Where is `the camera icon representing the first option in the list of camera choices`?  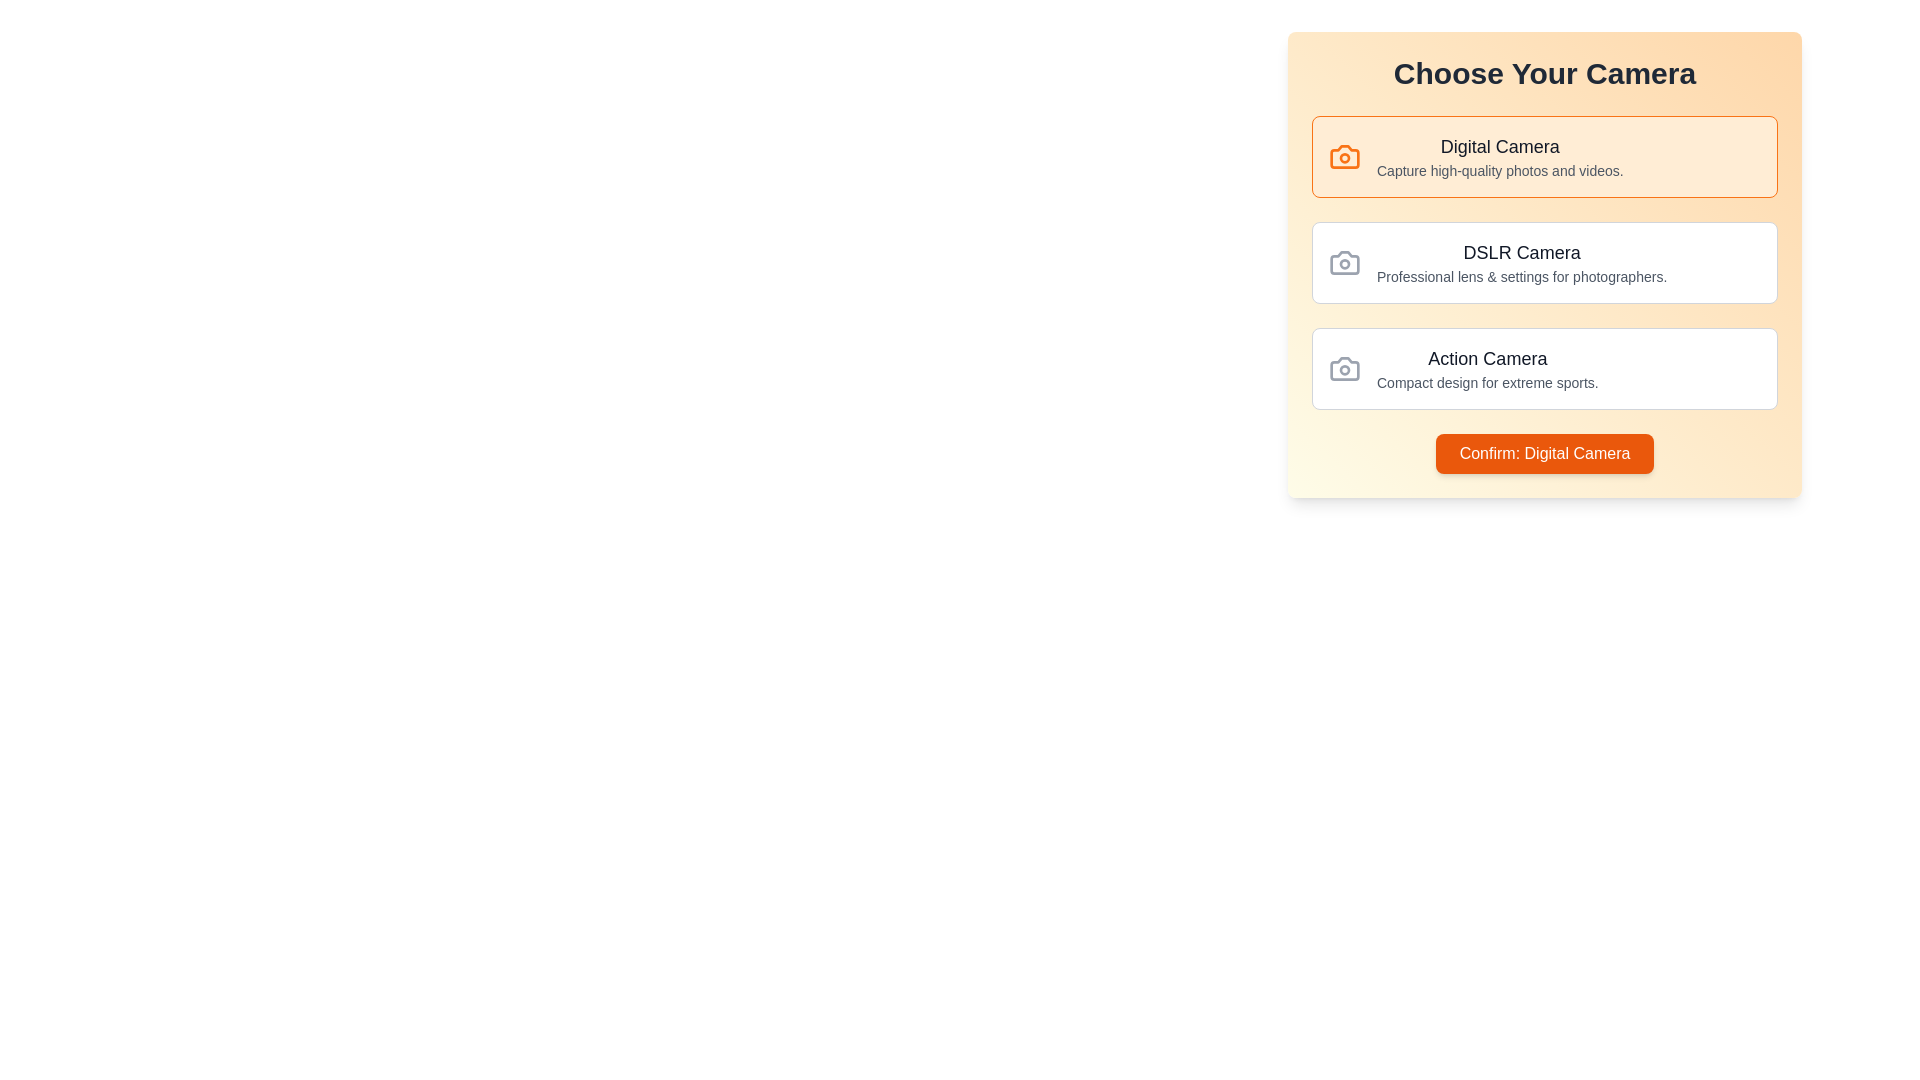 the camera icon representing the first option in the list of camera choices is located at coordinates (1344, 156).